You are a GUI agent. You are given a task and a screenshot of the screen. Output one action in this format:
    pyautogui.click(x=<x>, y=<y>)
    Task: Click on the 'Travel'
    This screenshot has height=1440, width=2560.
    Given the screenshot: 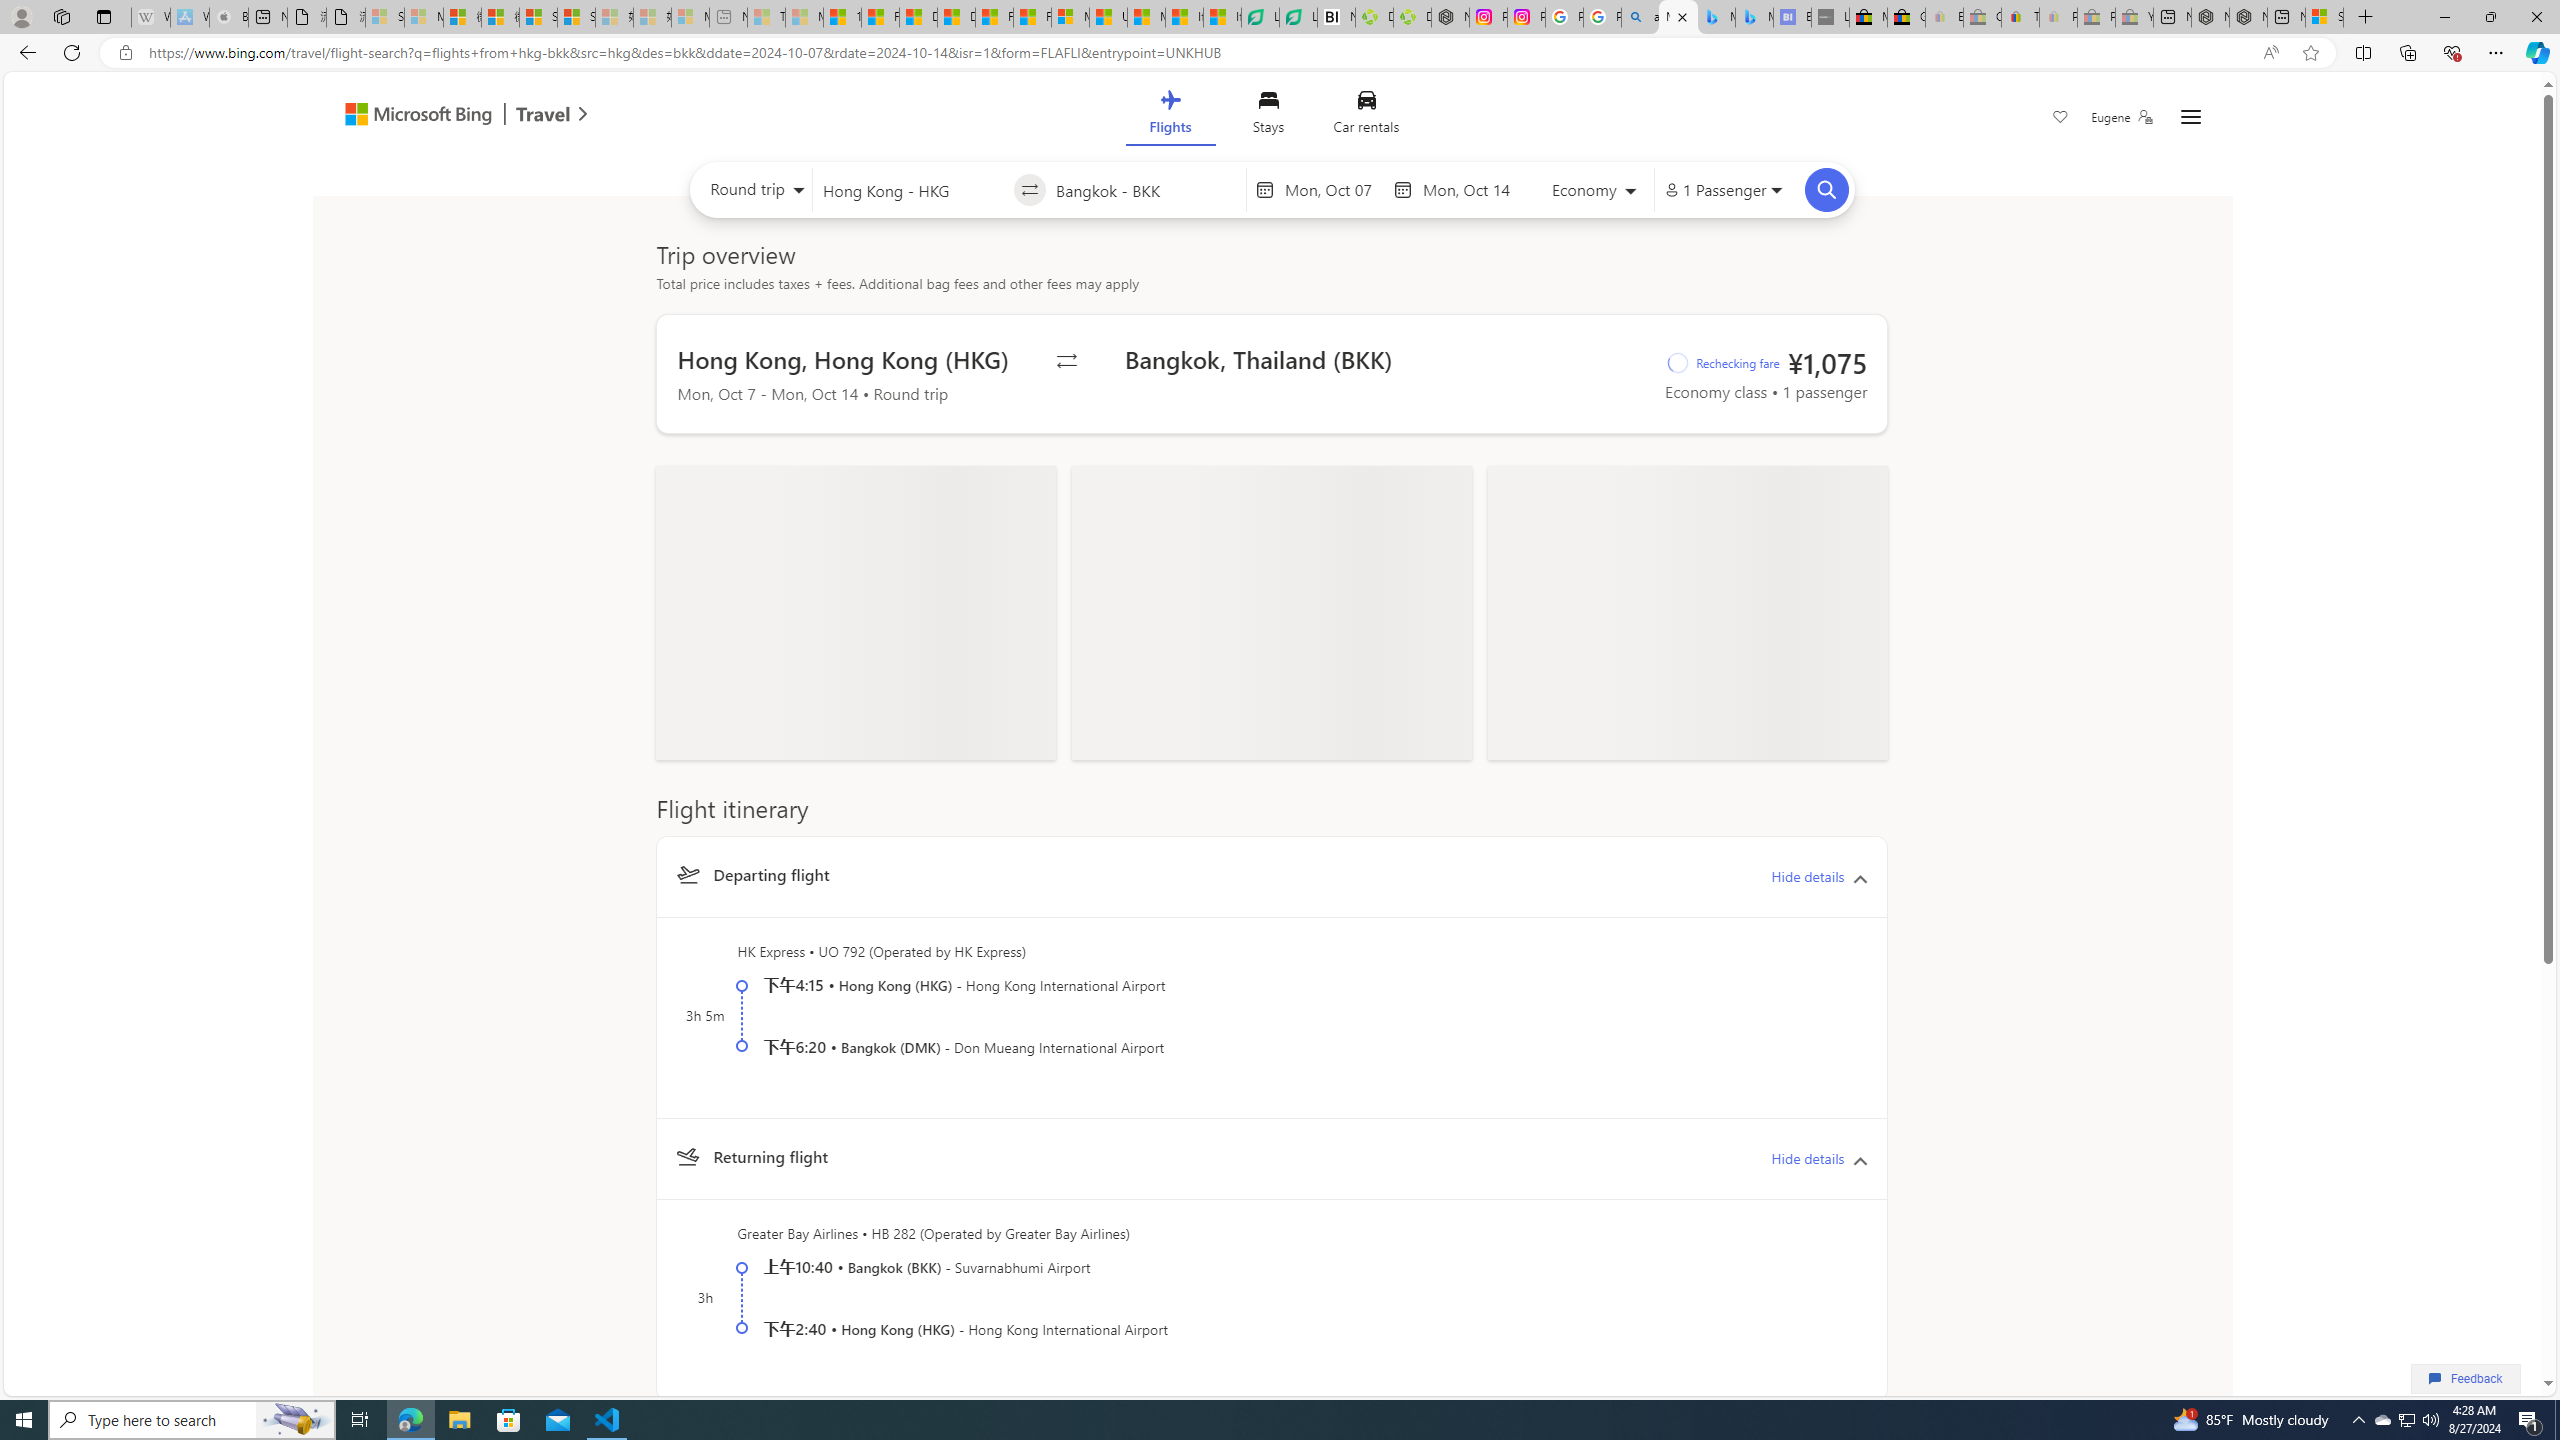 What is the action you would take?
    pyautogui.click(x=543, y=115)
    